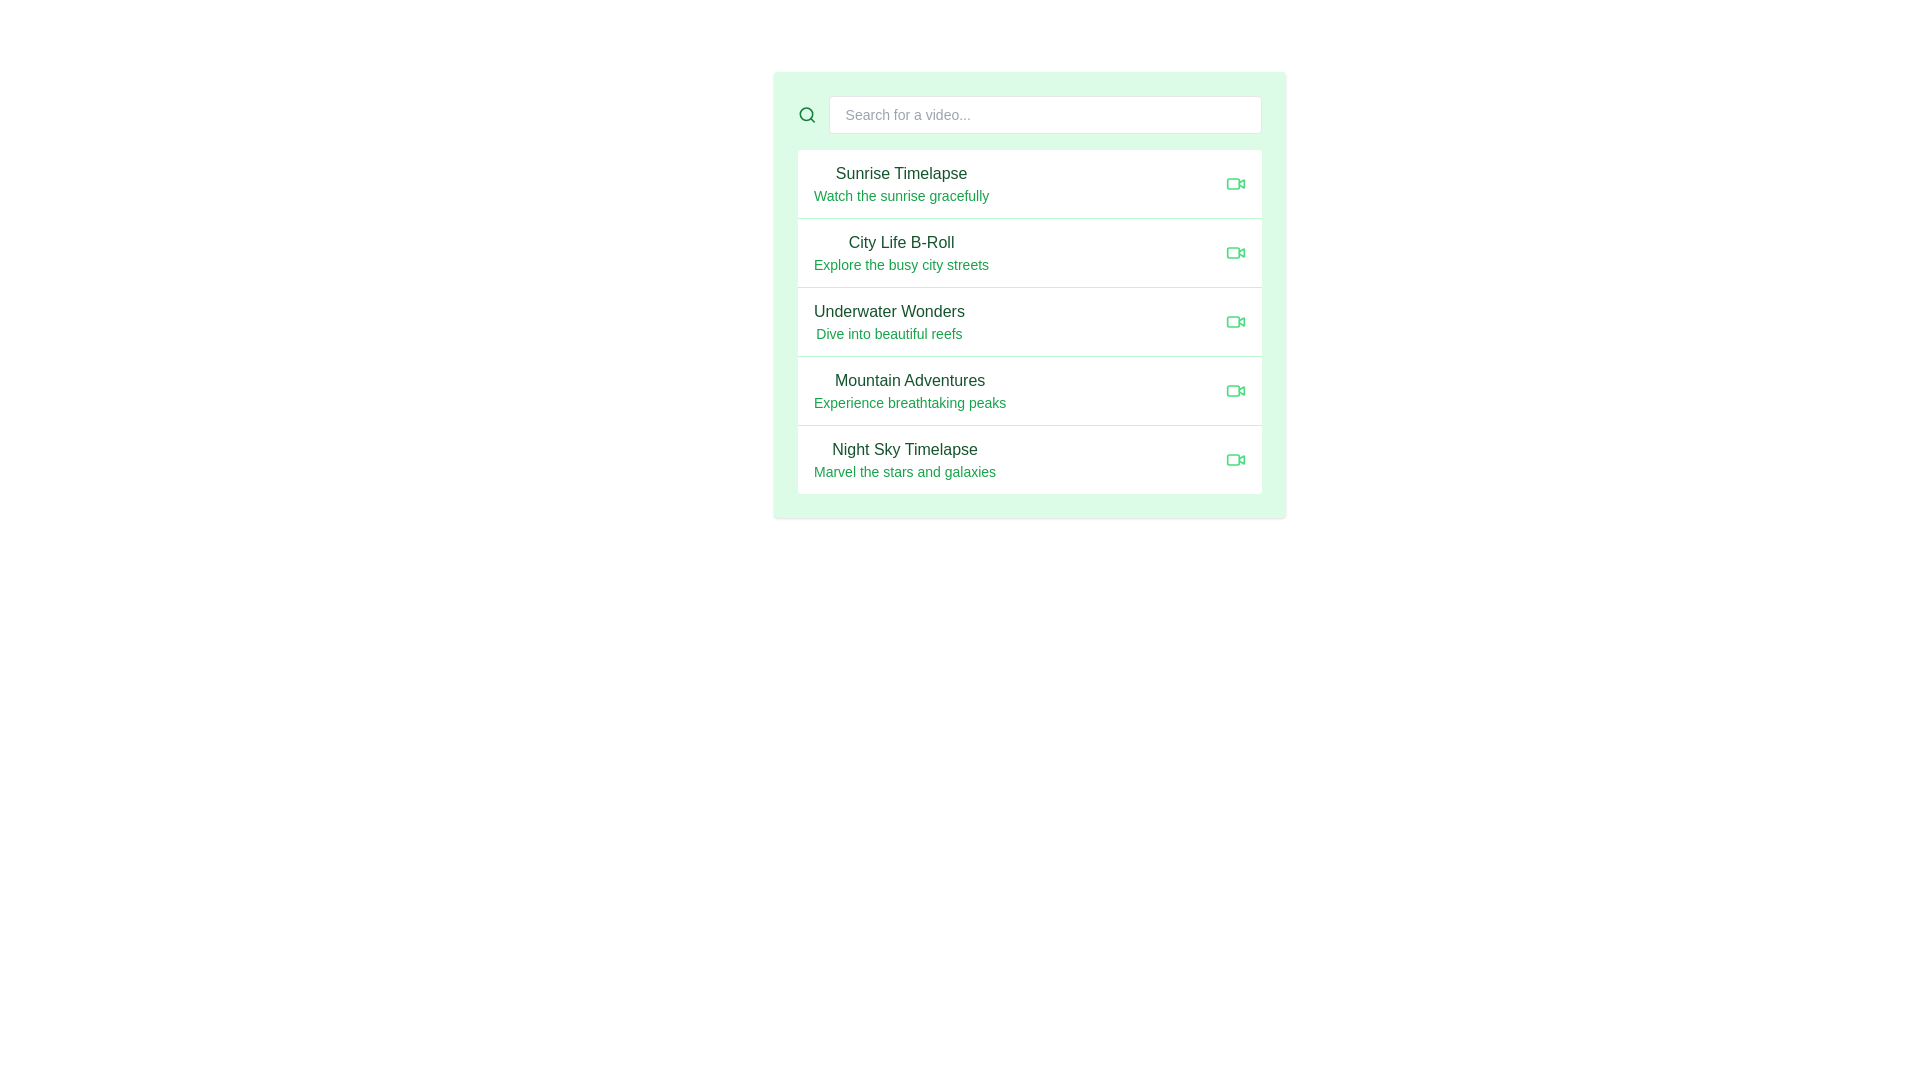 This screenshot has width=1920, height=1080. What do you see at coordinates (904, 459) in the screenshot?
I see `the text block that provides a title and descriptive text for the listed content, specifically located beneath 'Mountain Adventures' and above the footer in a light green interface` at bounding box center [904, 459].